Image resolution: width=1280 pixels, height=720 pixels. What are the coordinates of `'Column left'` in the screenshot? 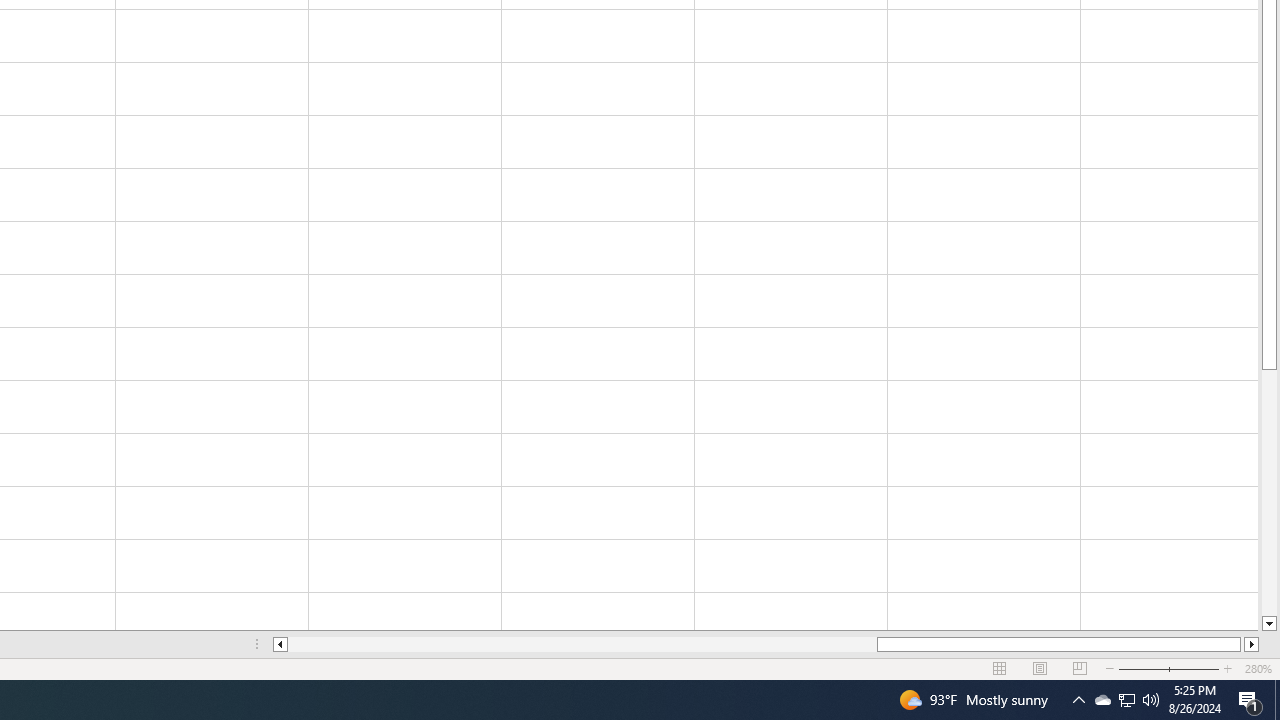 It's located at (278, 644).